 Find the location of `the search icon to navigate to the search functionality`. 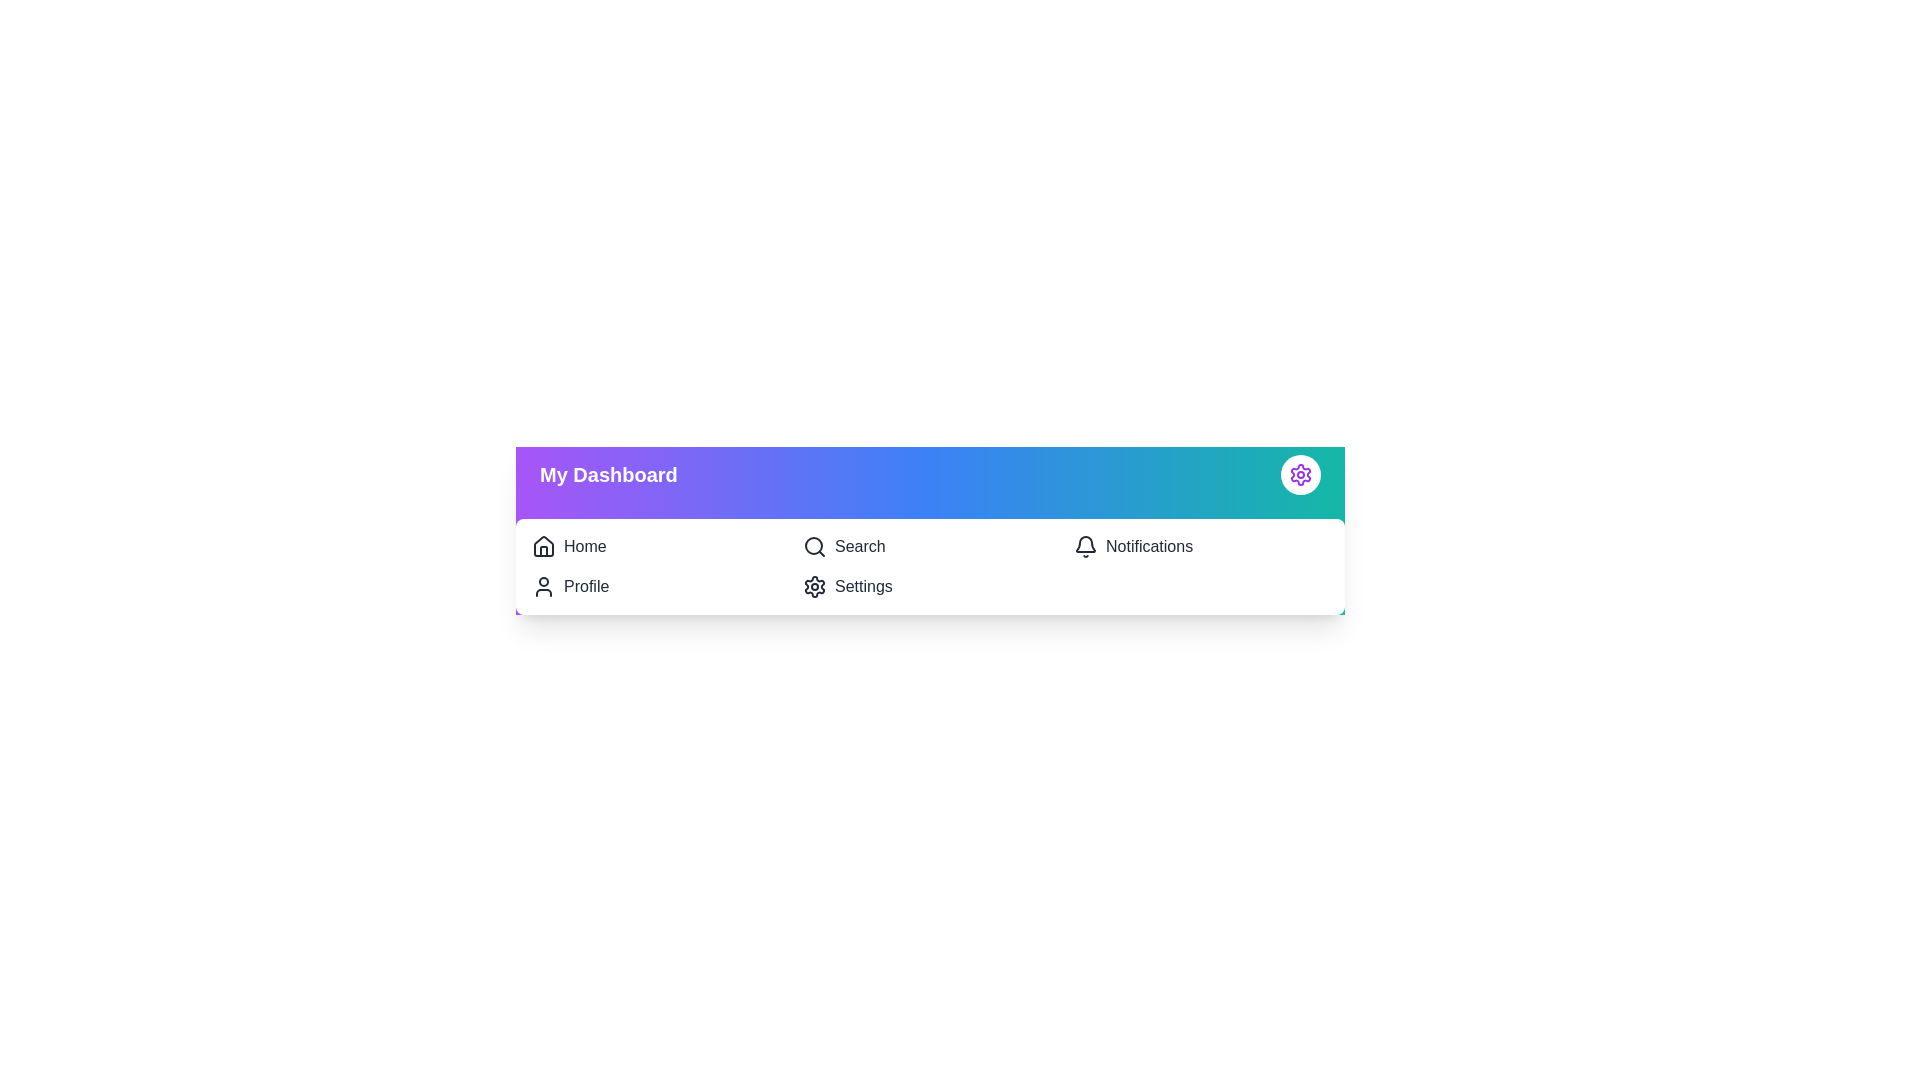

the search icon to navigate to the search functionality is located at coordinates (815, 547).